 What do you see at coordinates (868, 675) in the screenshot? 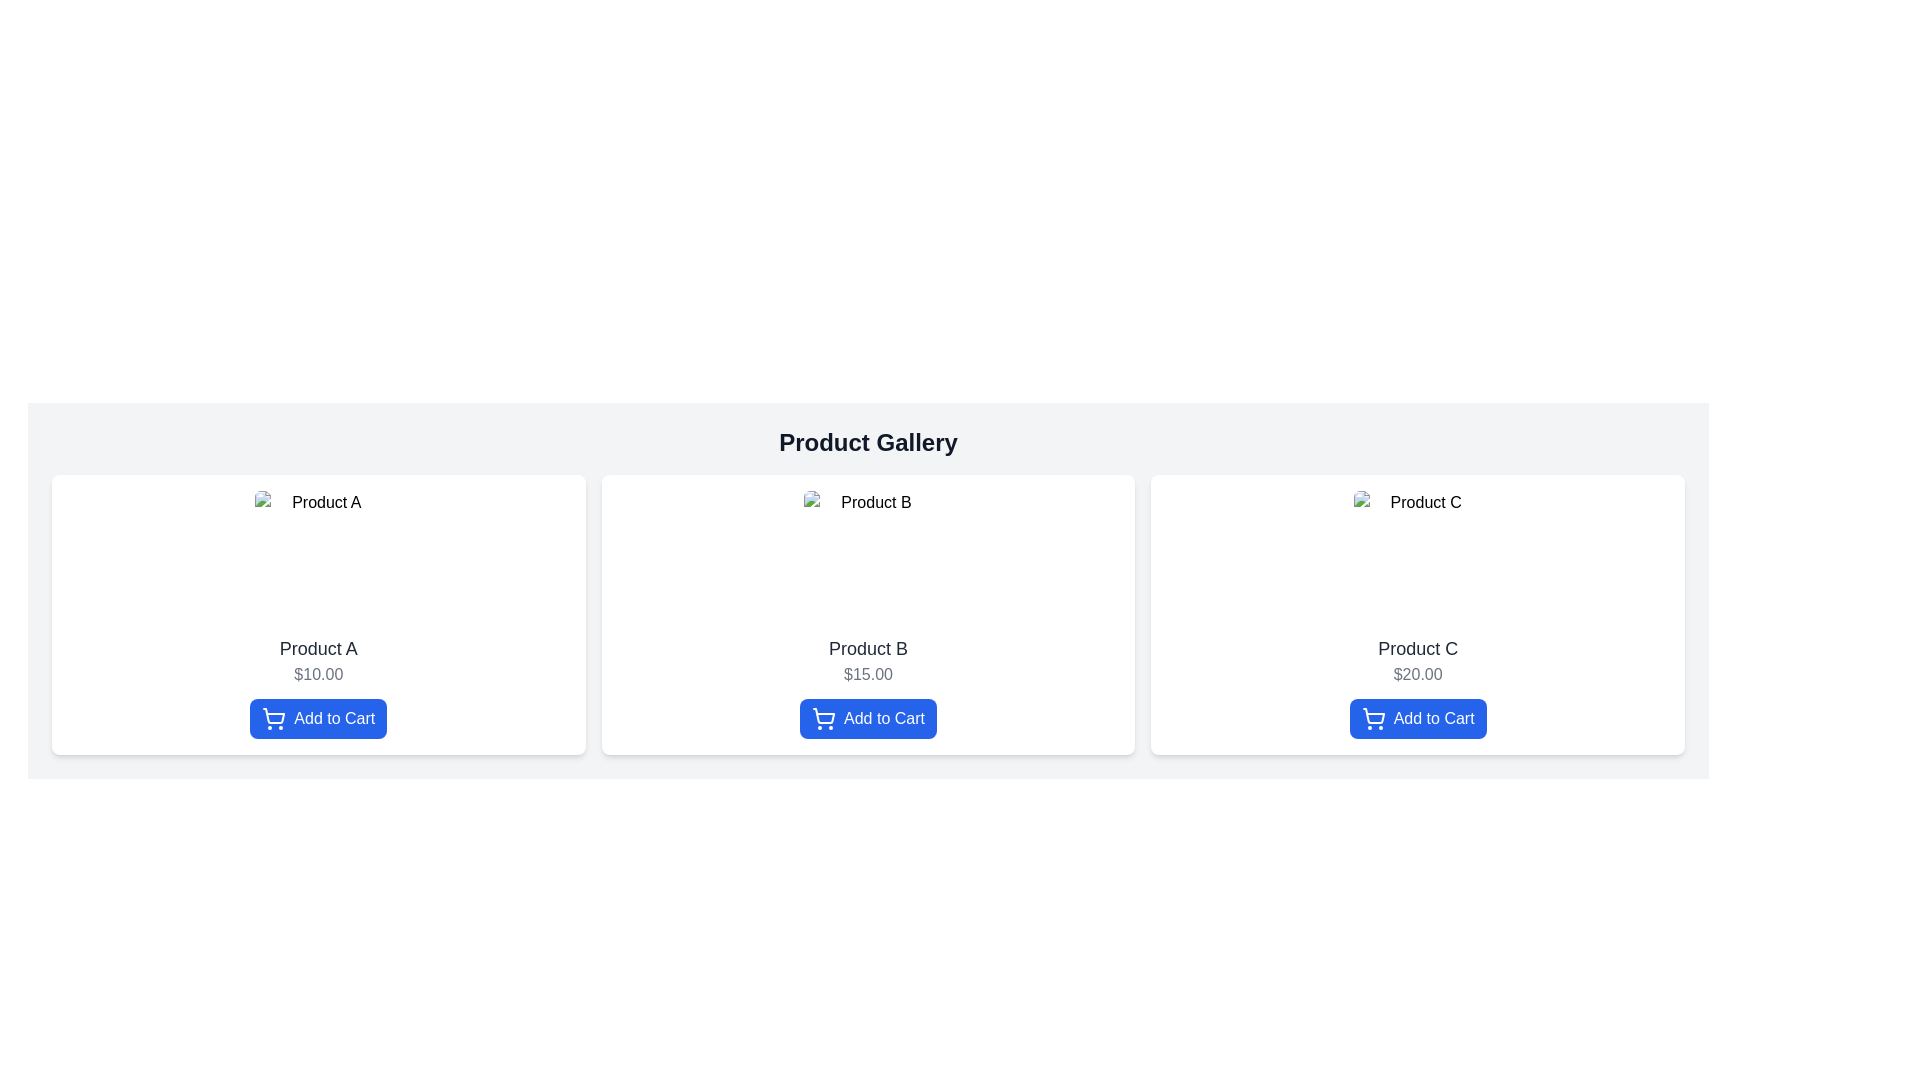
I see `the static price label located in the second product card, positioned below the product name and above the 'Add to Cart' button` at bounding box center [868, 675].